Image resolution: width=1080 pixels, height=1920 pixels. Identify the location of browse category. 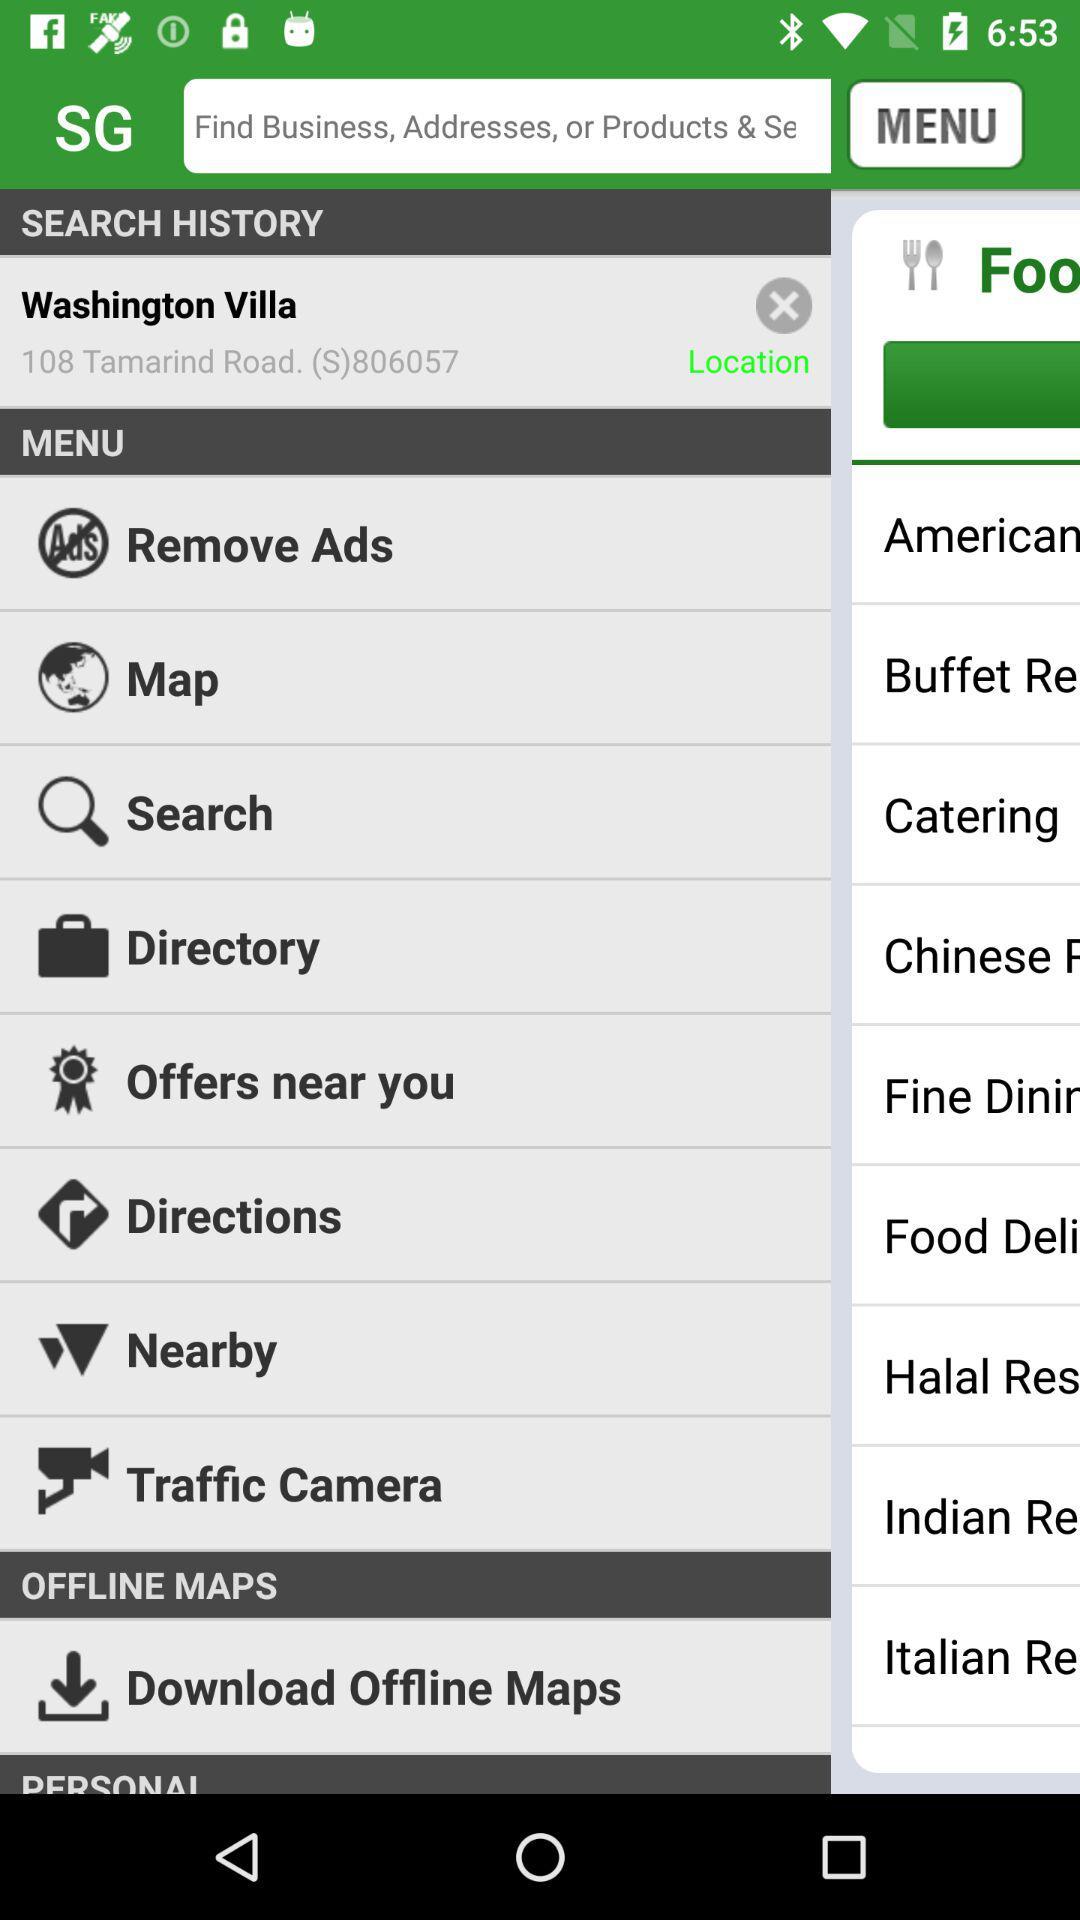
(980, 384).